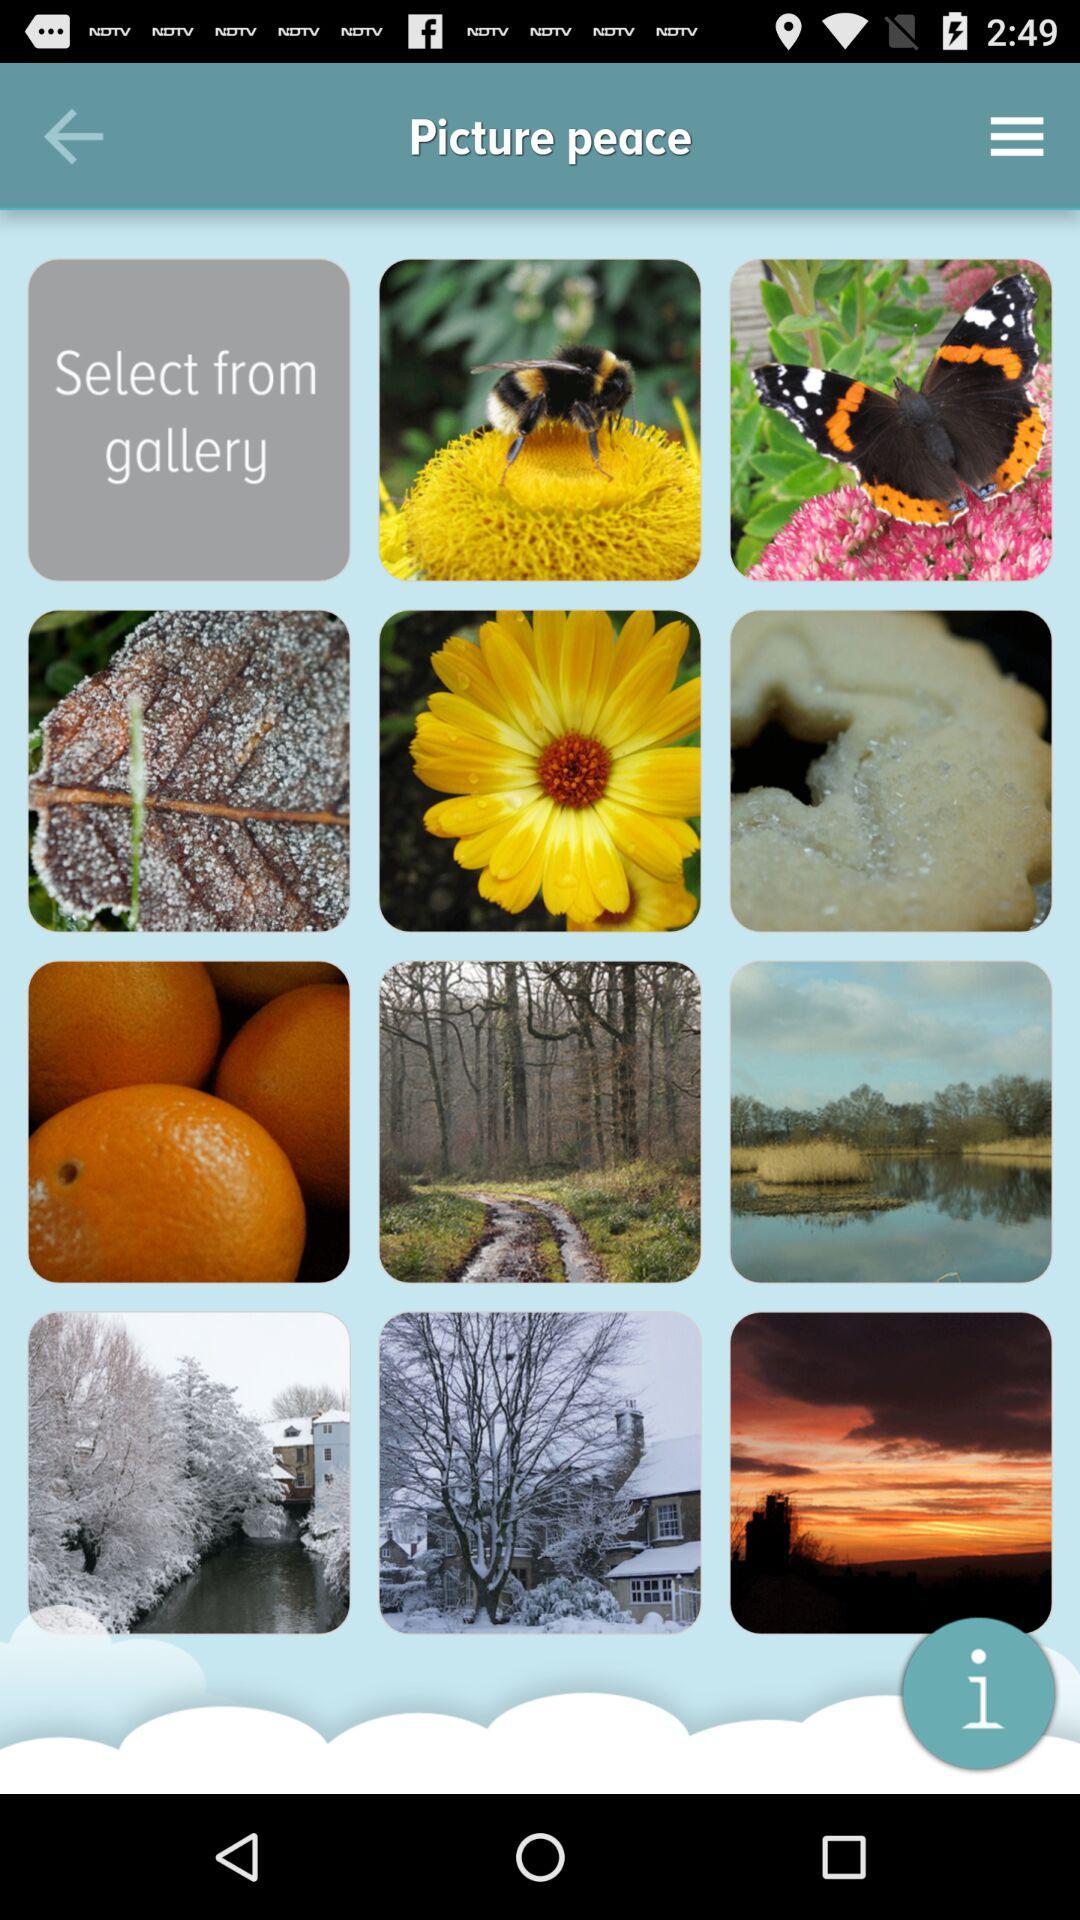 The height and width of the screenshot is (1920, 1080). Describe the element at coordinates (540, 1122) in the screenshot. I see `choose picture` at that location.